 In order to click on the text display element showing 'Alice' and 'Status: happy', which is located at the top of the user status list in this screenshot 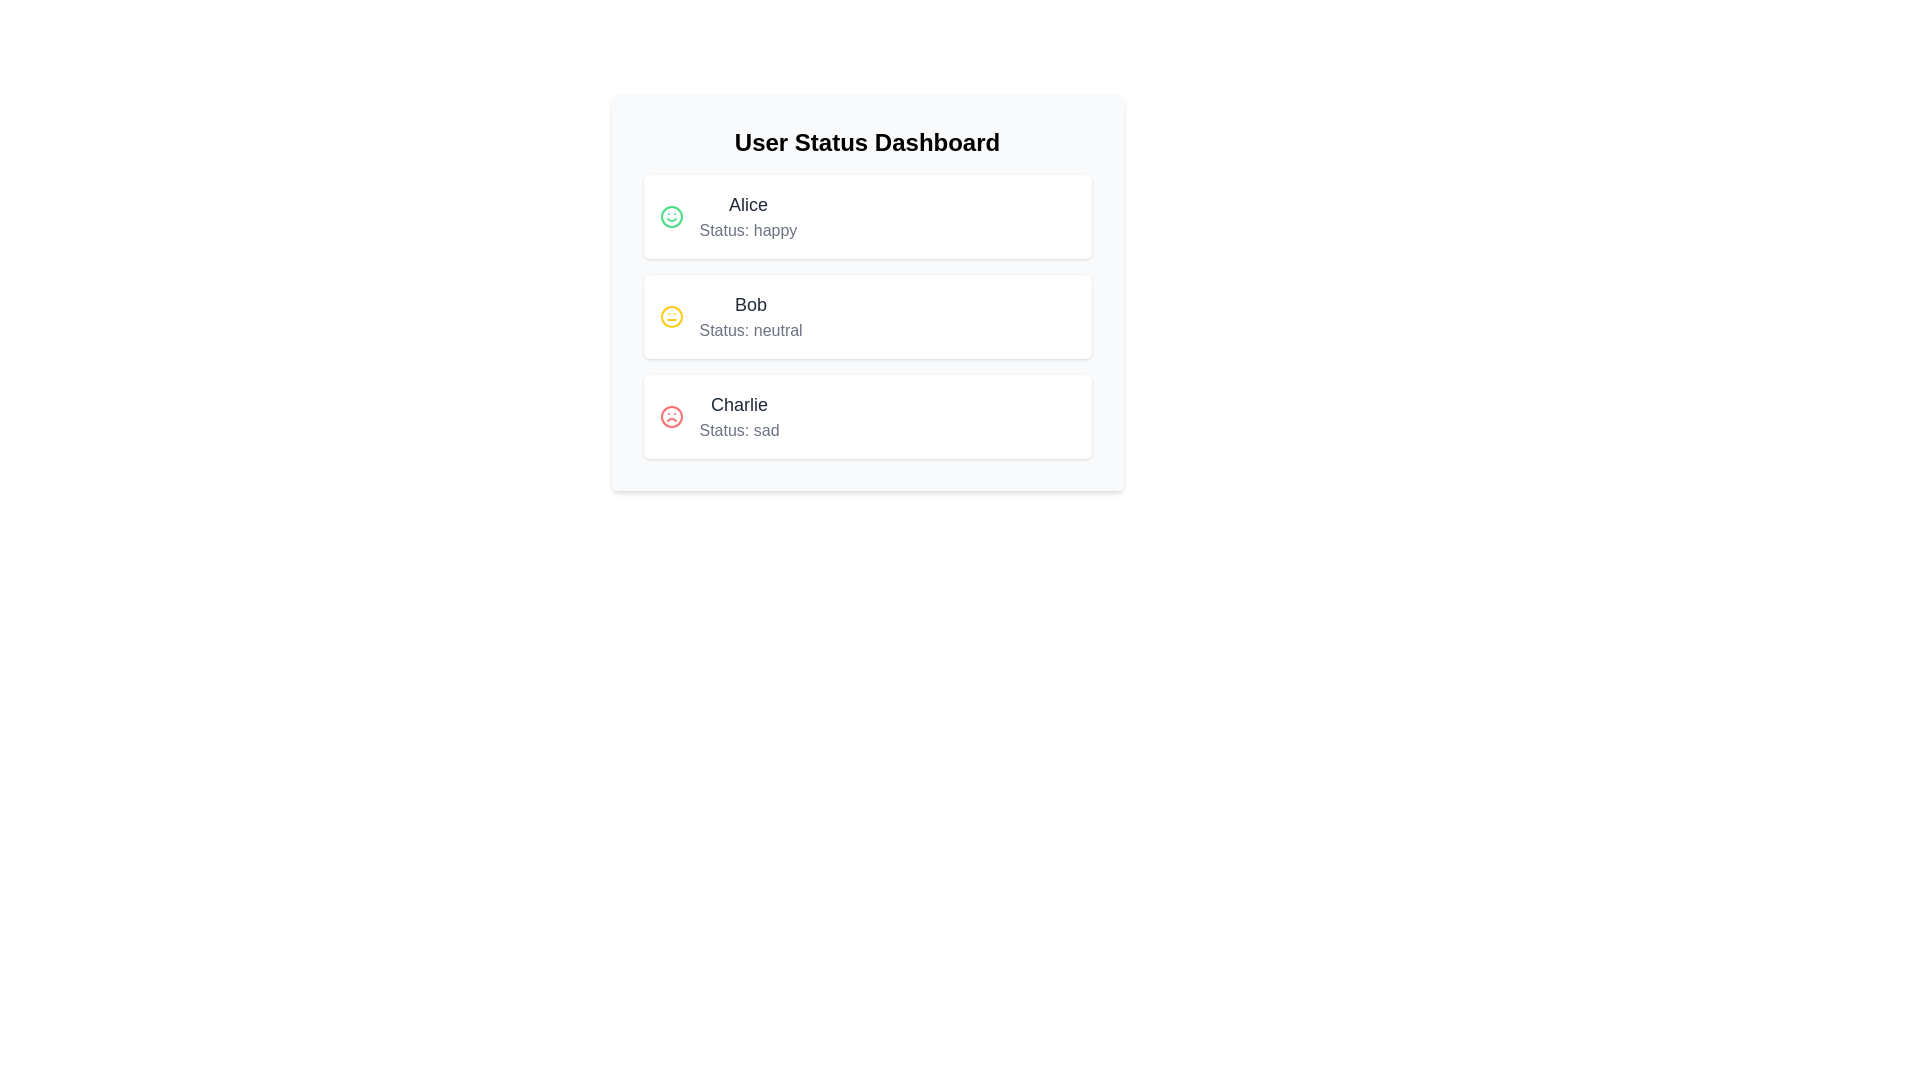, I will do `click(747, 216)`.